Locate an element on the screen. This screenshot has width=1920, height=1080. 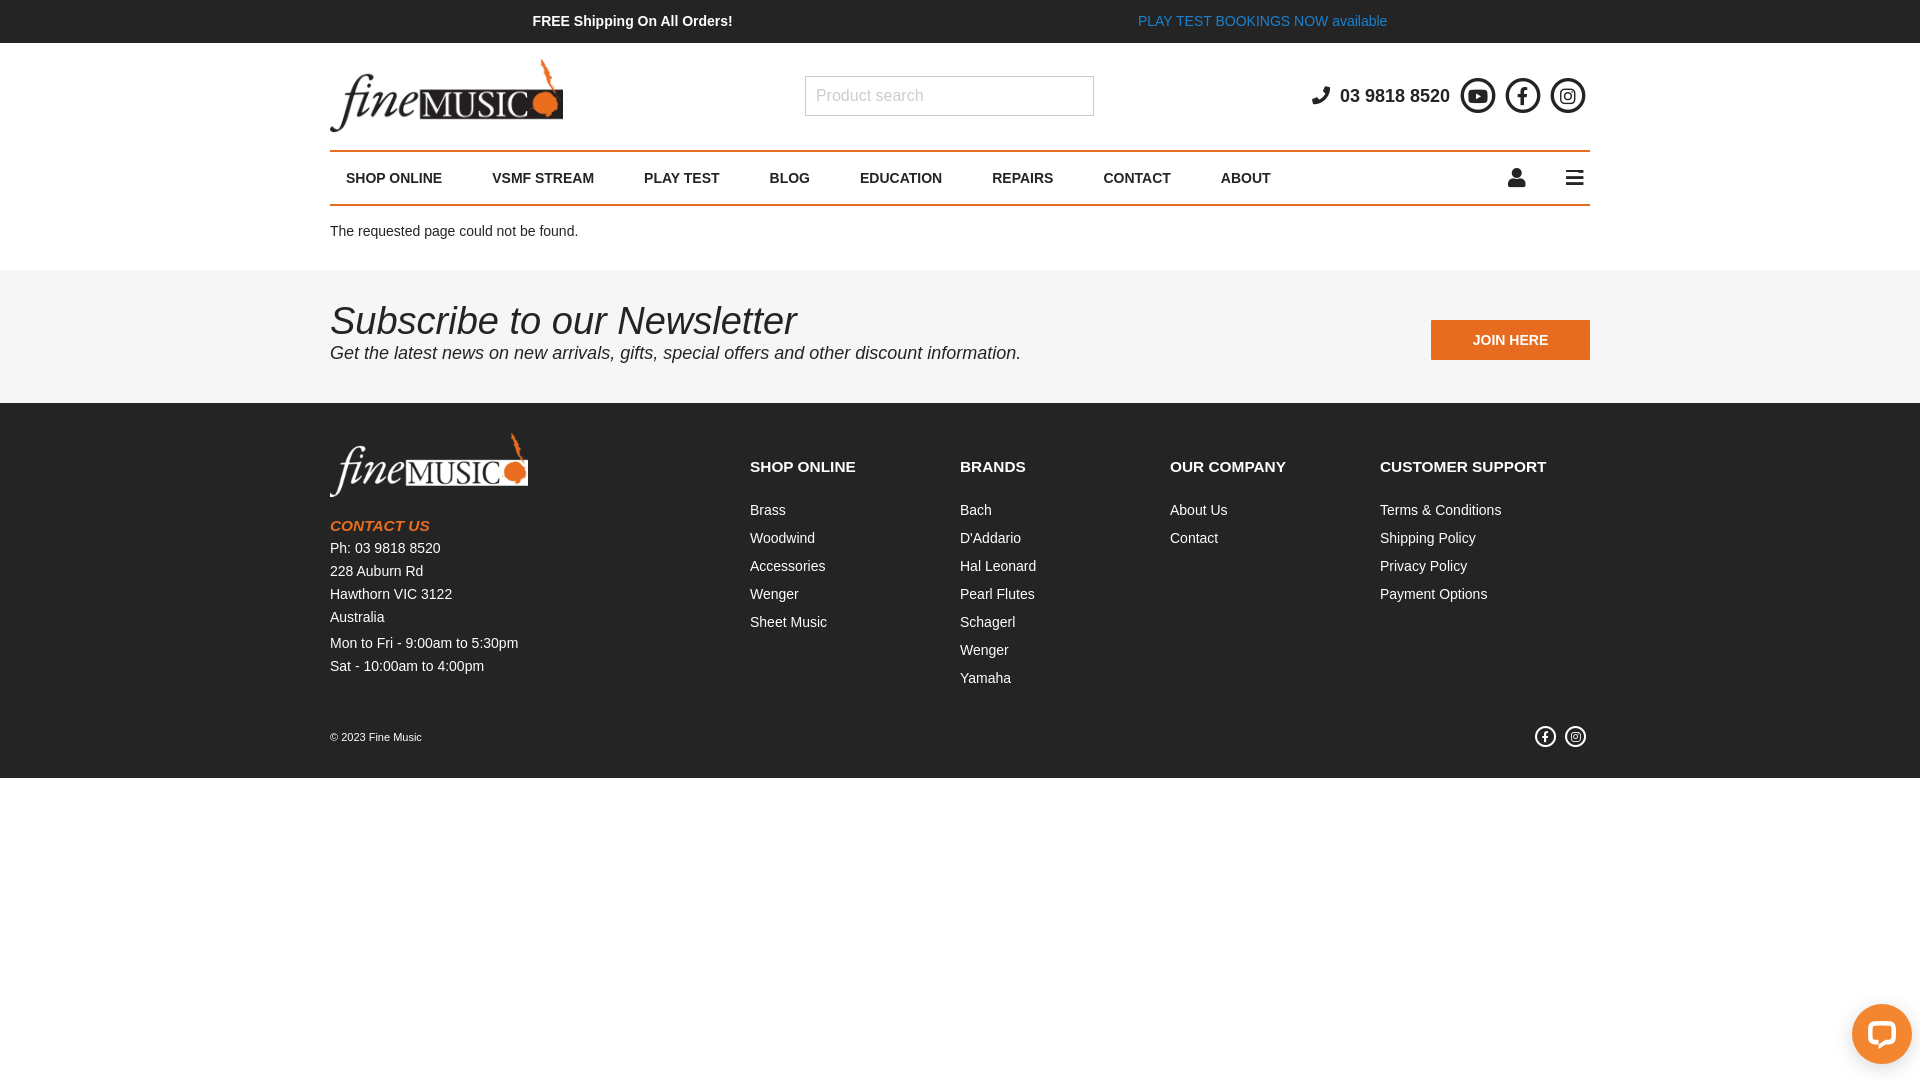
'BLOG' is located at coordinates (789, 176).